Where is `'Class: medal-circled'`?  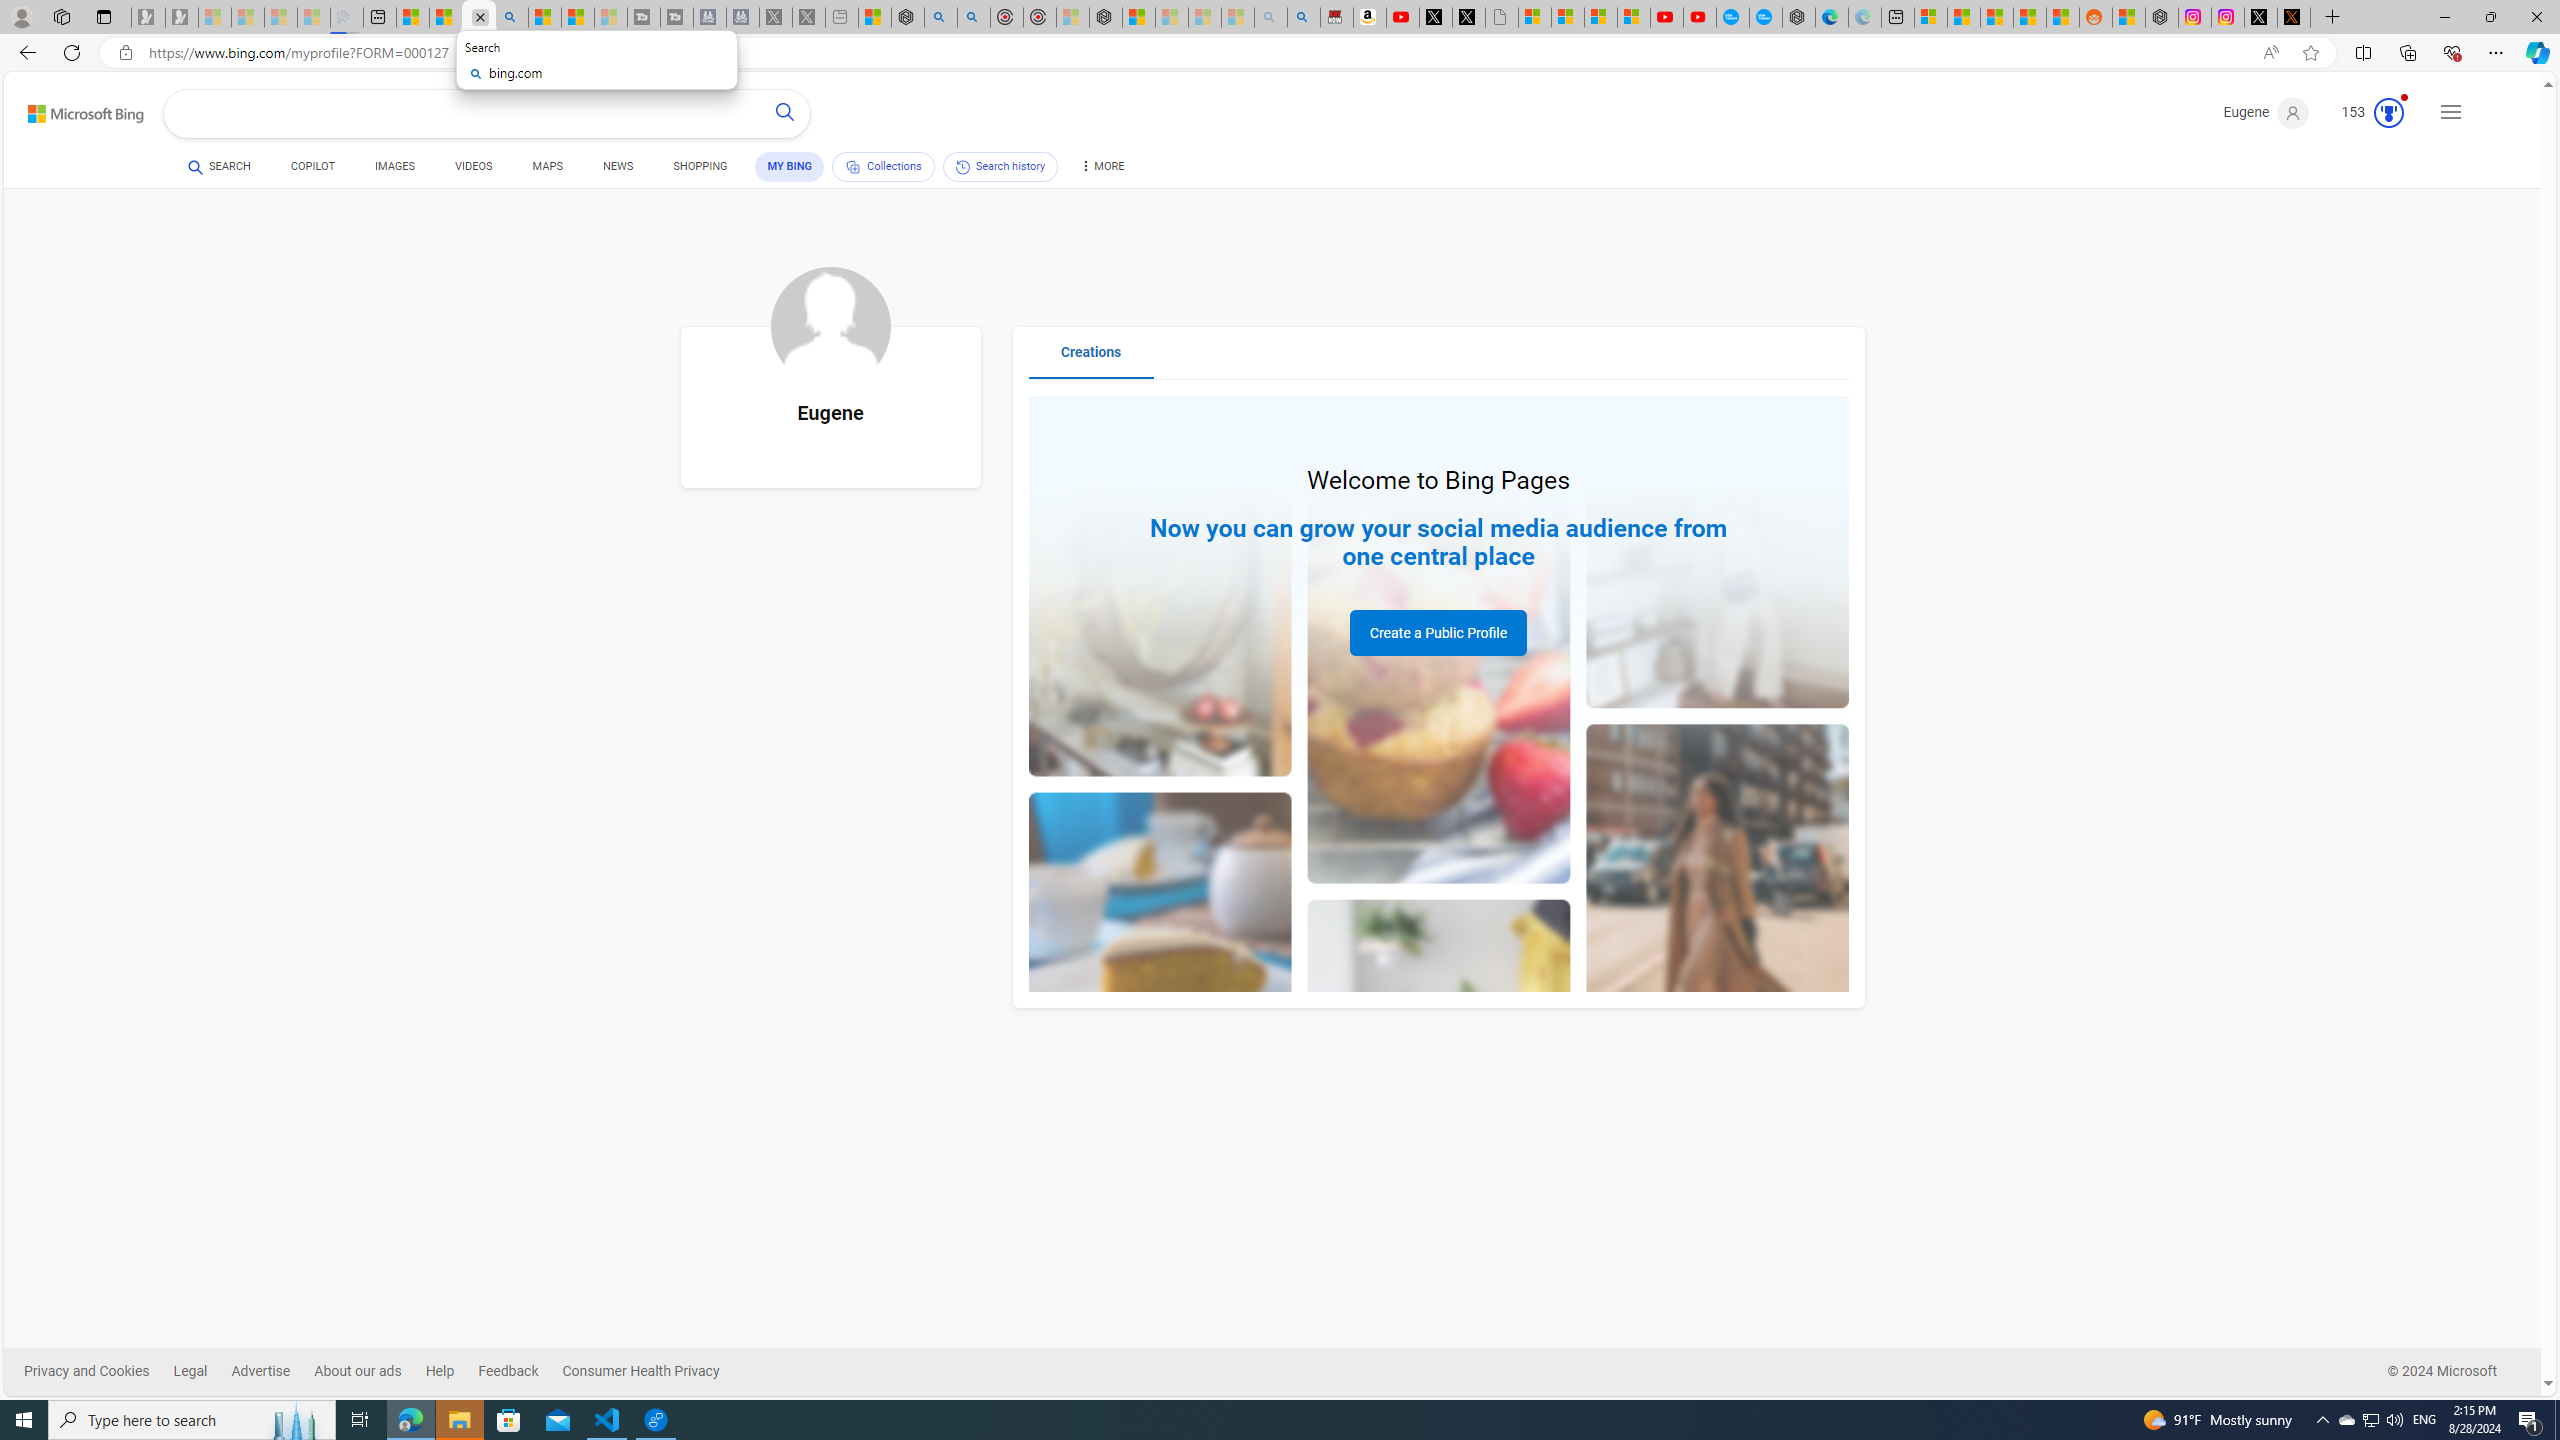
'Class: medal-circled' is located at coordinates (2388, 112).